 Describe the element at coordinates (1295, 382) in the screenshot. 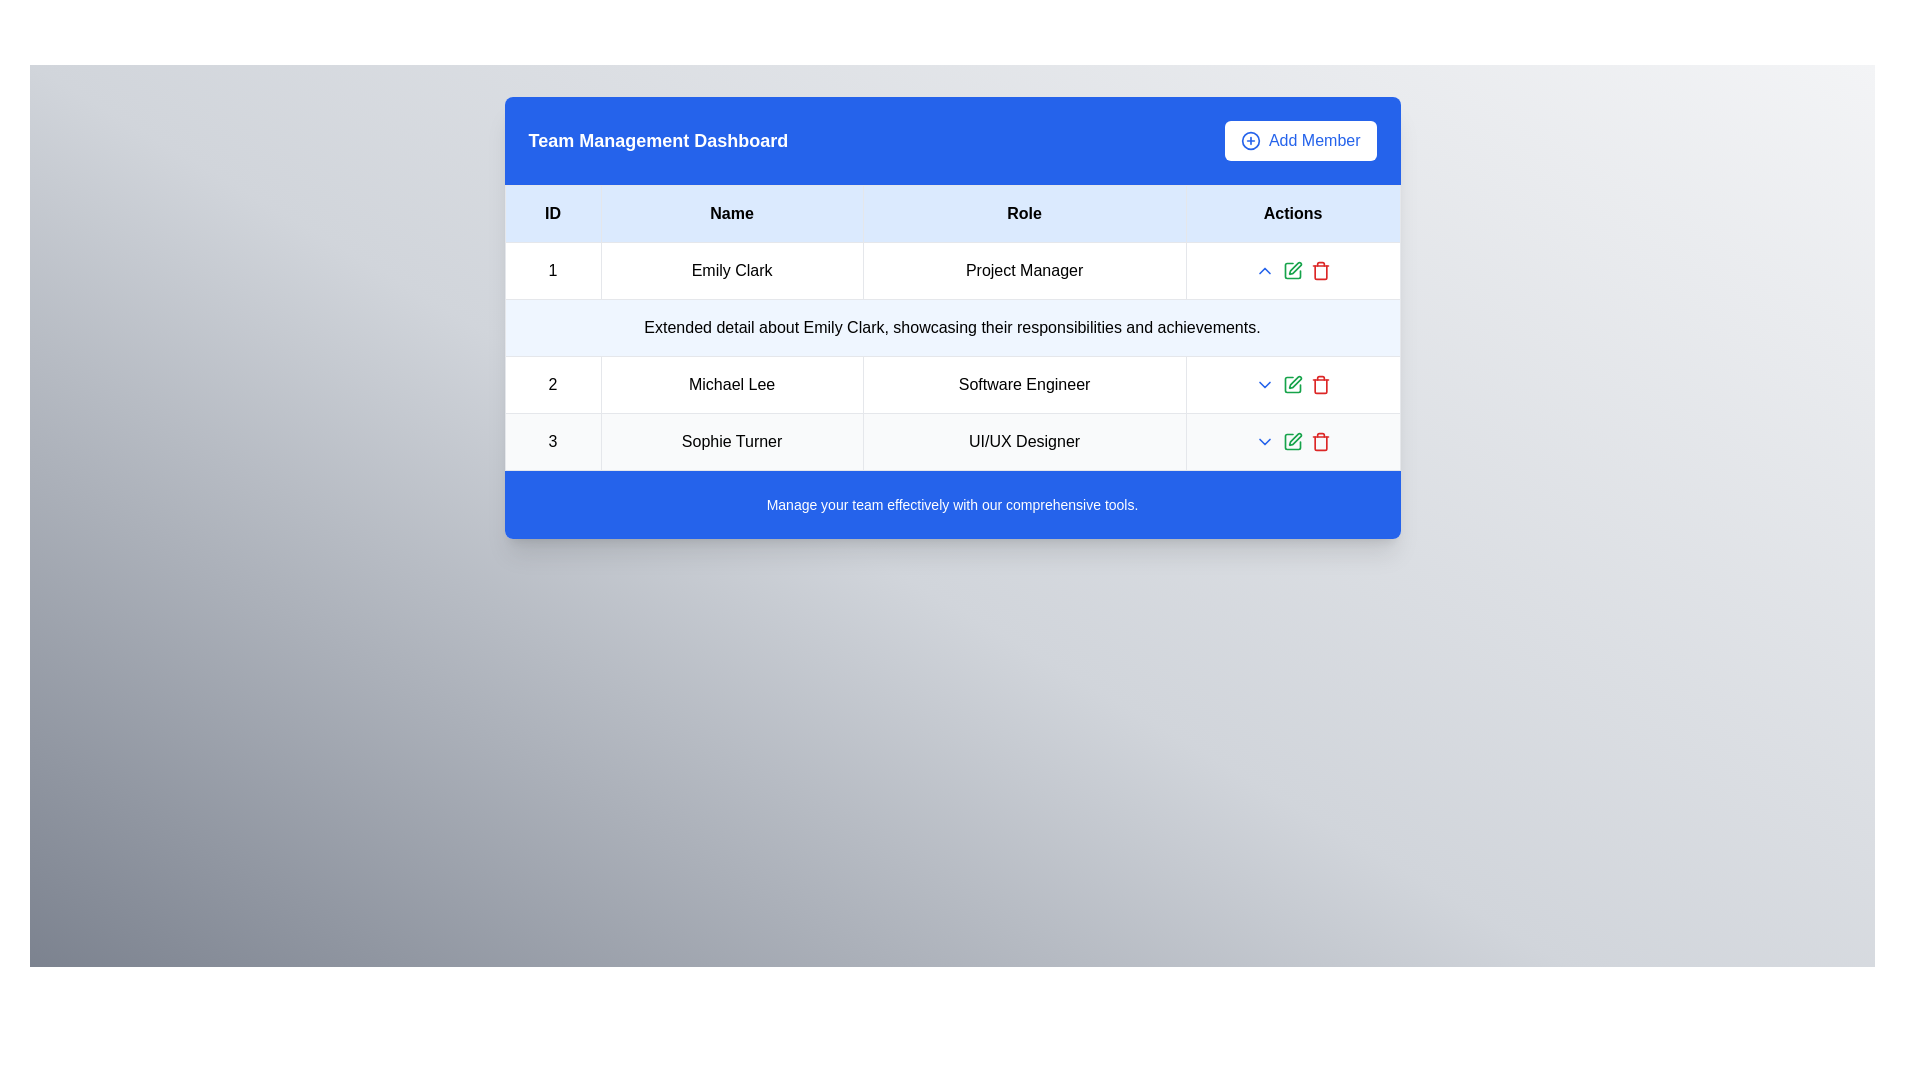

I see `the Edit or Pen Icon located in the 'Actions' column of the row for 'Michael Lee'` at that location.